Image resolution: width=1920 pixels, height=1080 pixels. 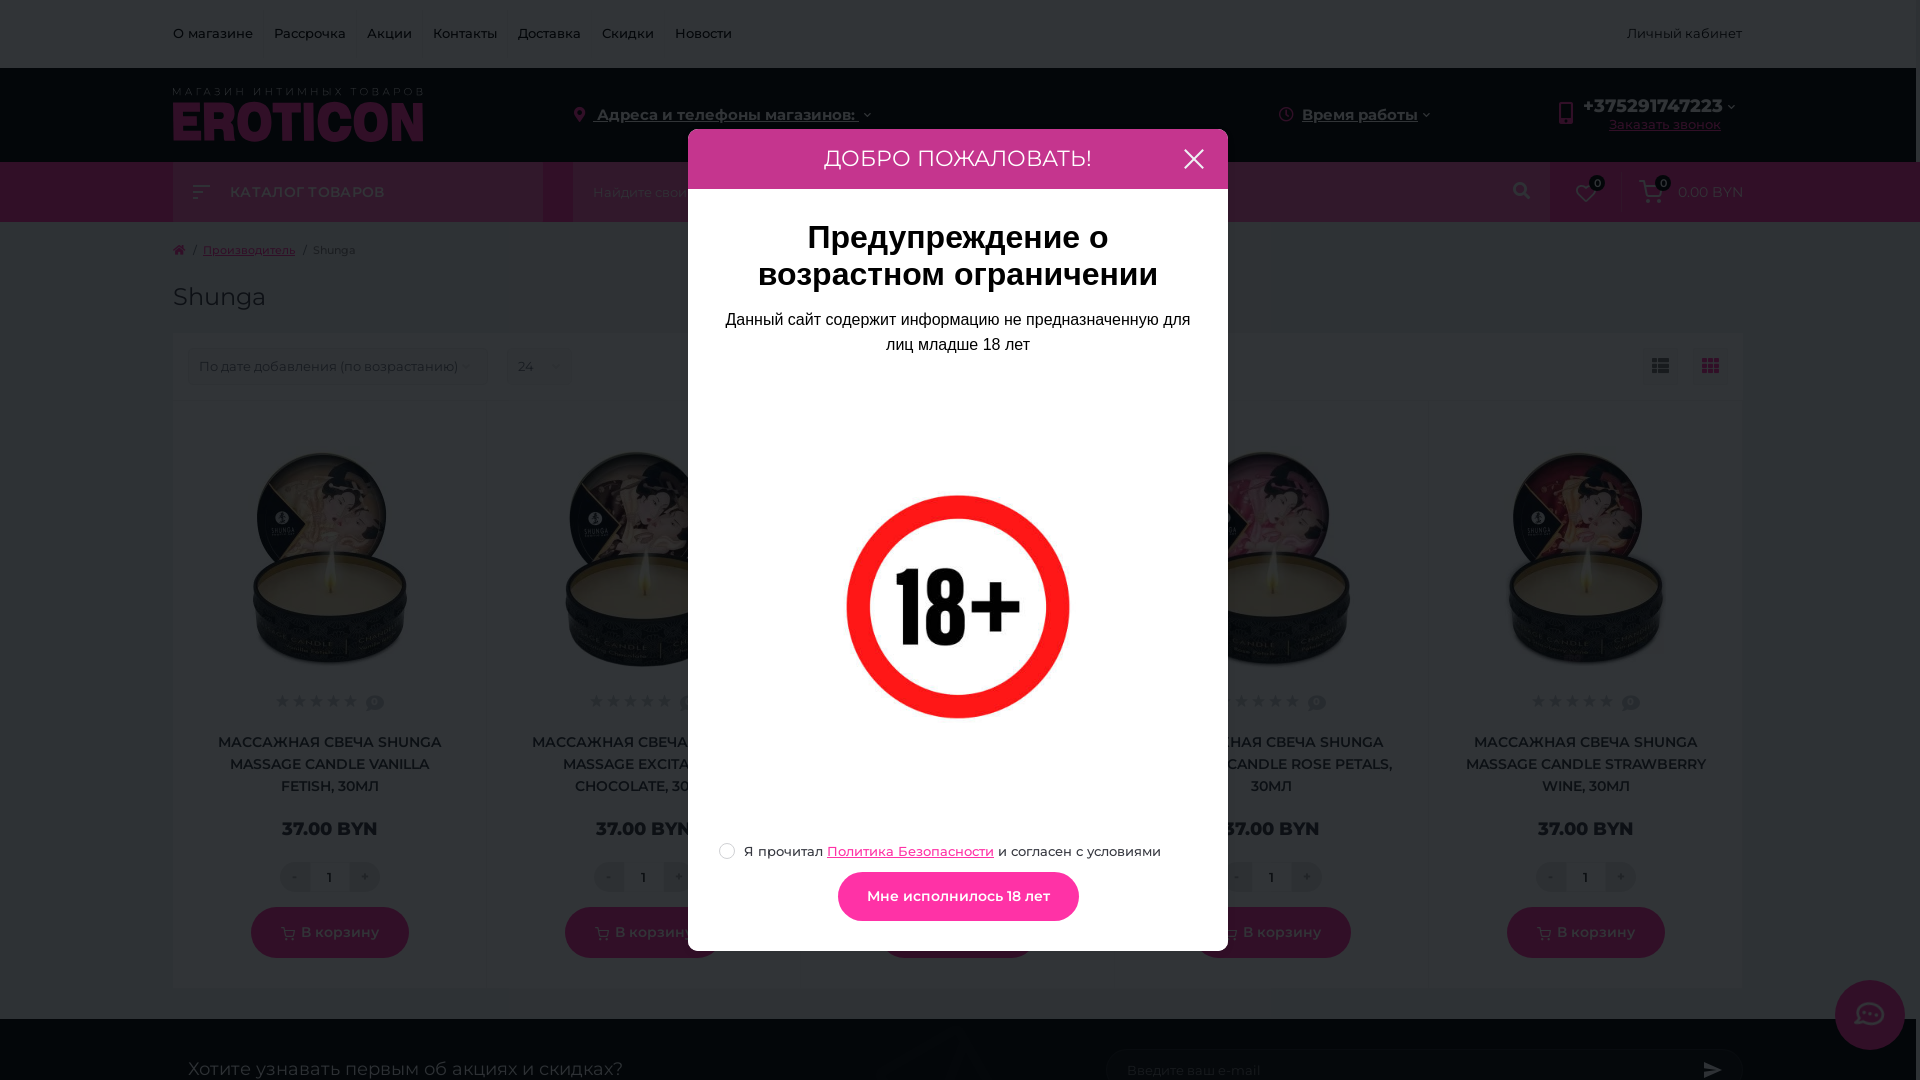 I want to click on '+', so click(x=678, y=875).